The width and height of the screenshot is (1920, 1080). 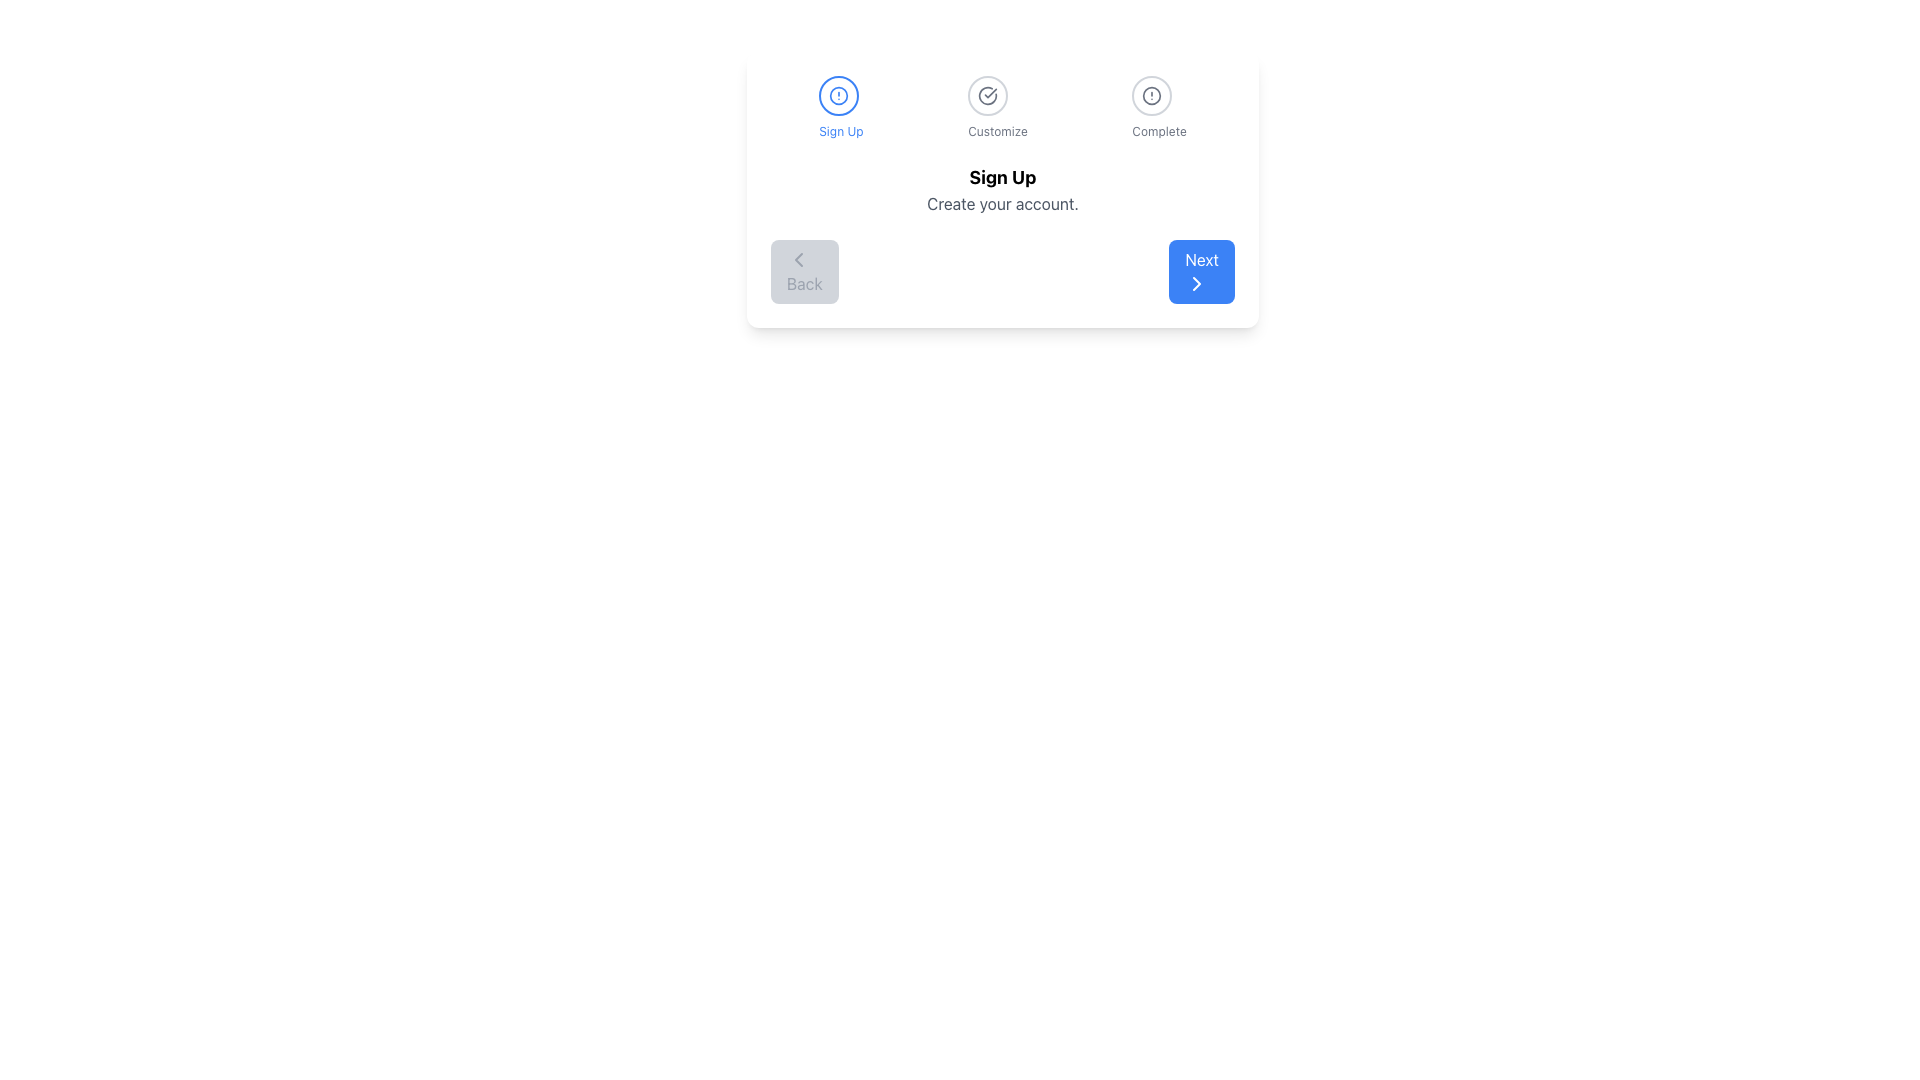 What do you see at coordinates (1197, 284) in the screenshot?
I see `the right-facing chevron icon on the 'Next' button` at bounding box center [1197, 284].